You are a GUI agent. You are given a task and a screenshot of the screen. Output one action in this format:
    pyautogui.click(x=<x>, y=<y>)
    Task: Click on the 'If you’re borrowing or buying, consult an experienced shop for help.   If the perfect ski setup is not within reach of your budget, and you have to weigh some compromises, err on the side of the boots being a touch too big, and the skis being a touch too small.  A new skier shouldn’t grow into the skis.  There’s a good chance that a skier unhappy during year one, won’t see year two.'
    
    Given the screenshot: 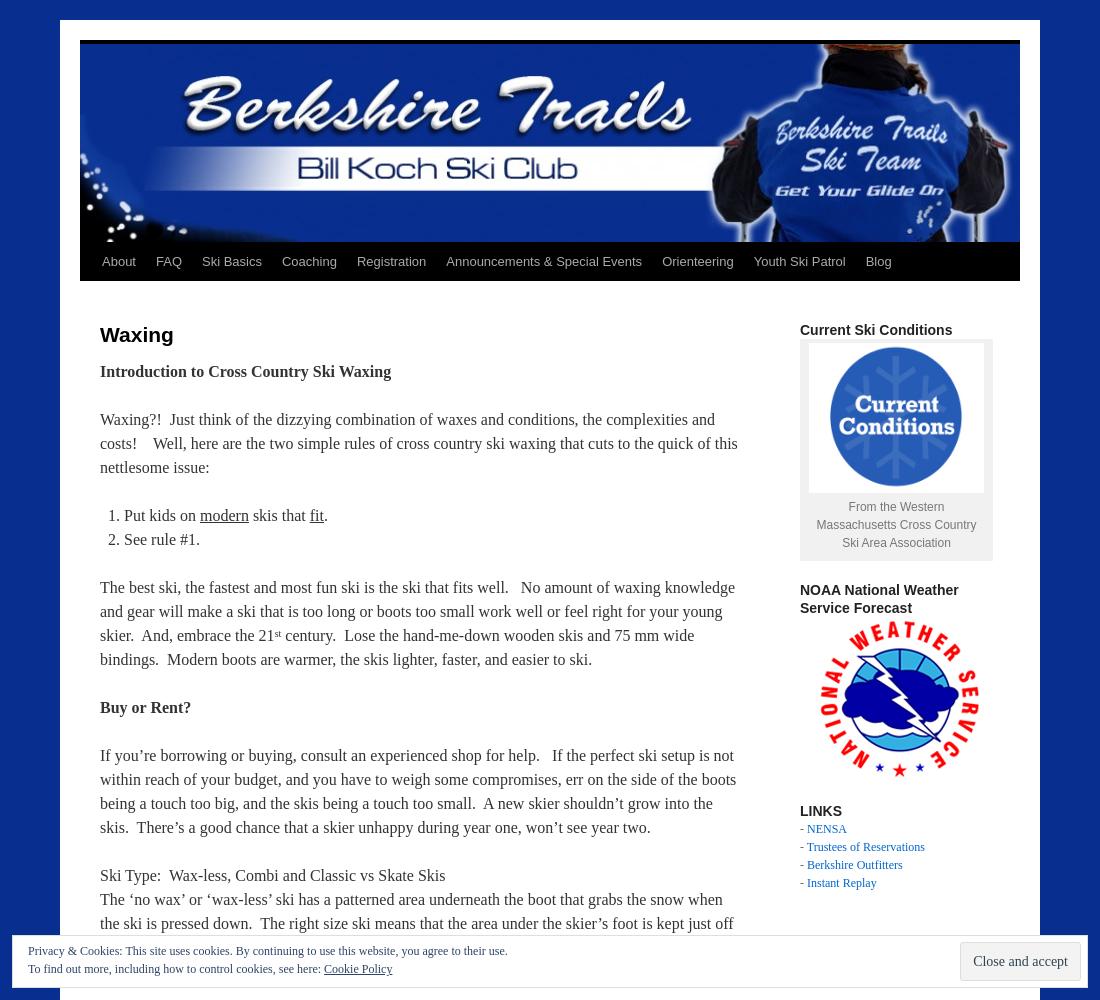 What is the action you would take?
    pyautogui.click(x=417, y=791)
    